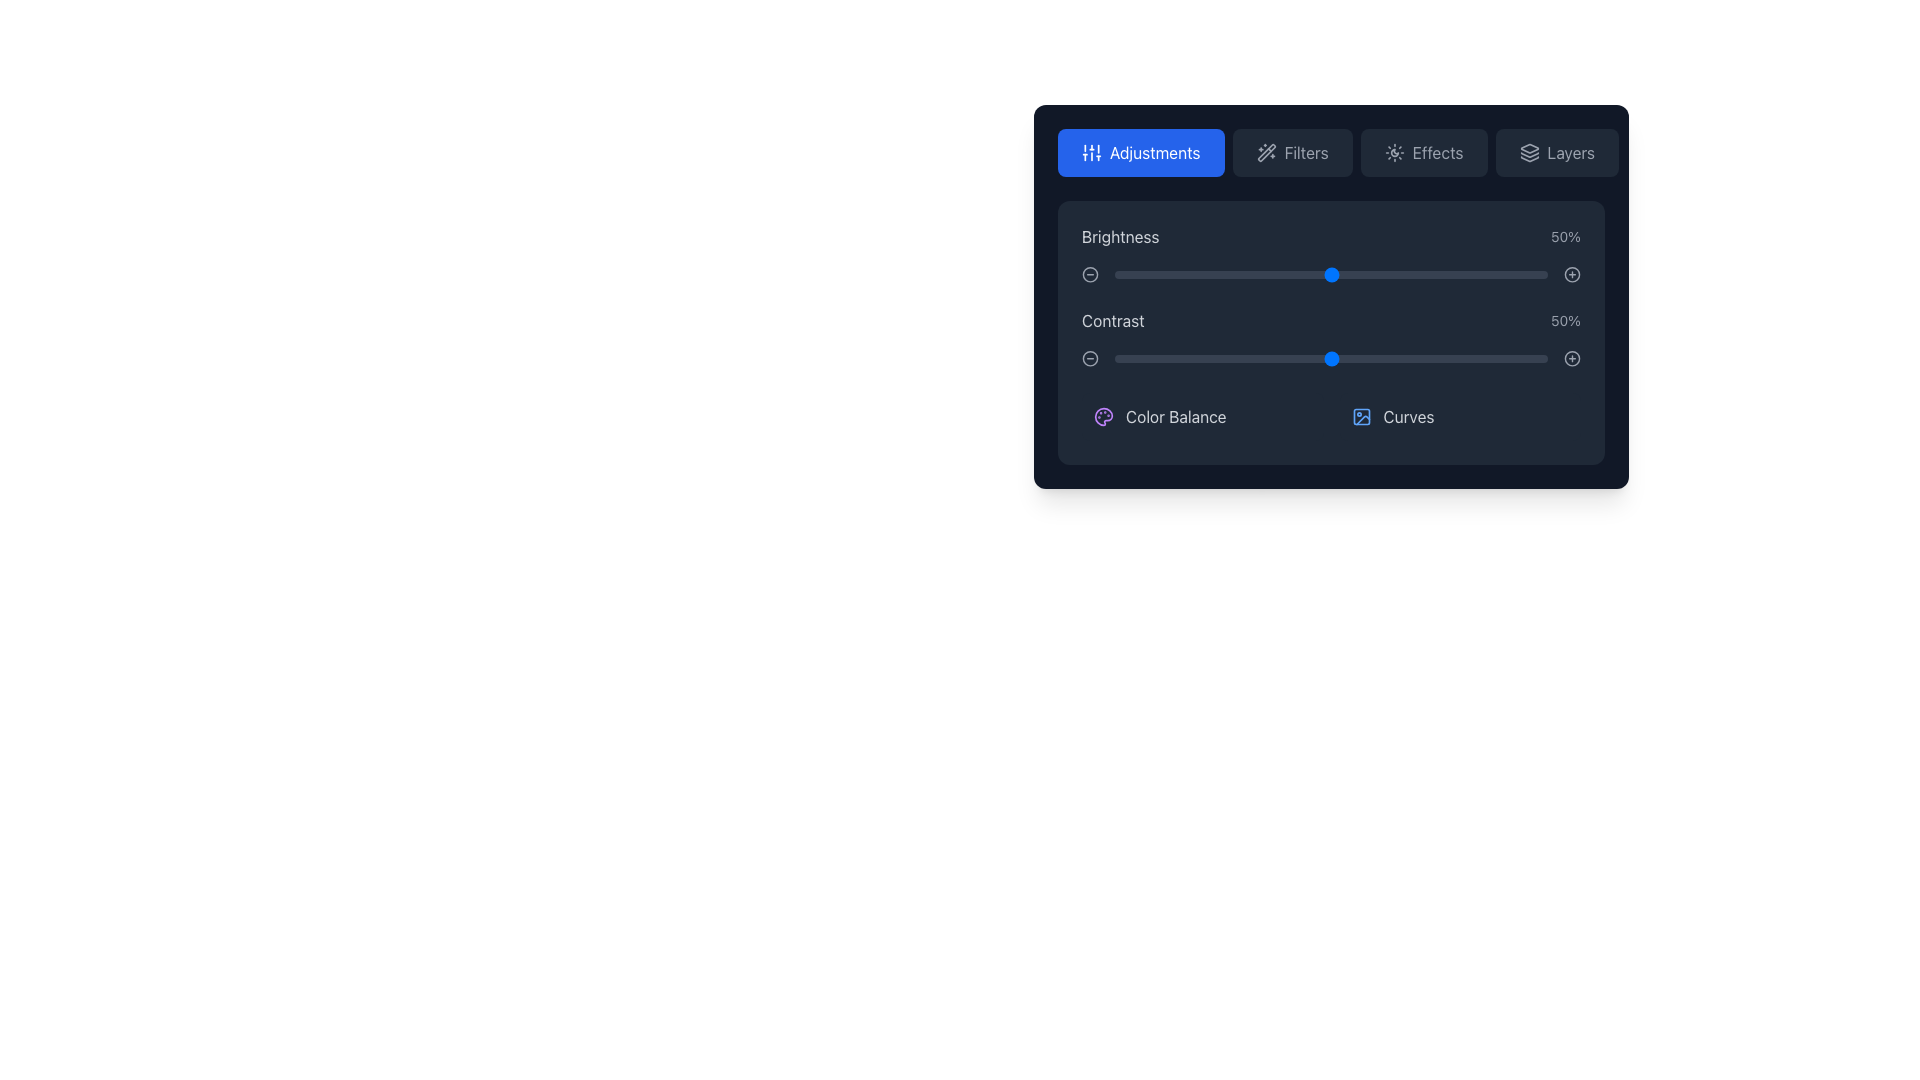 The width and height of the screenshot is (1920, 1080). I want to click on brightness, so click(1335, 274).